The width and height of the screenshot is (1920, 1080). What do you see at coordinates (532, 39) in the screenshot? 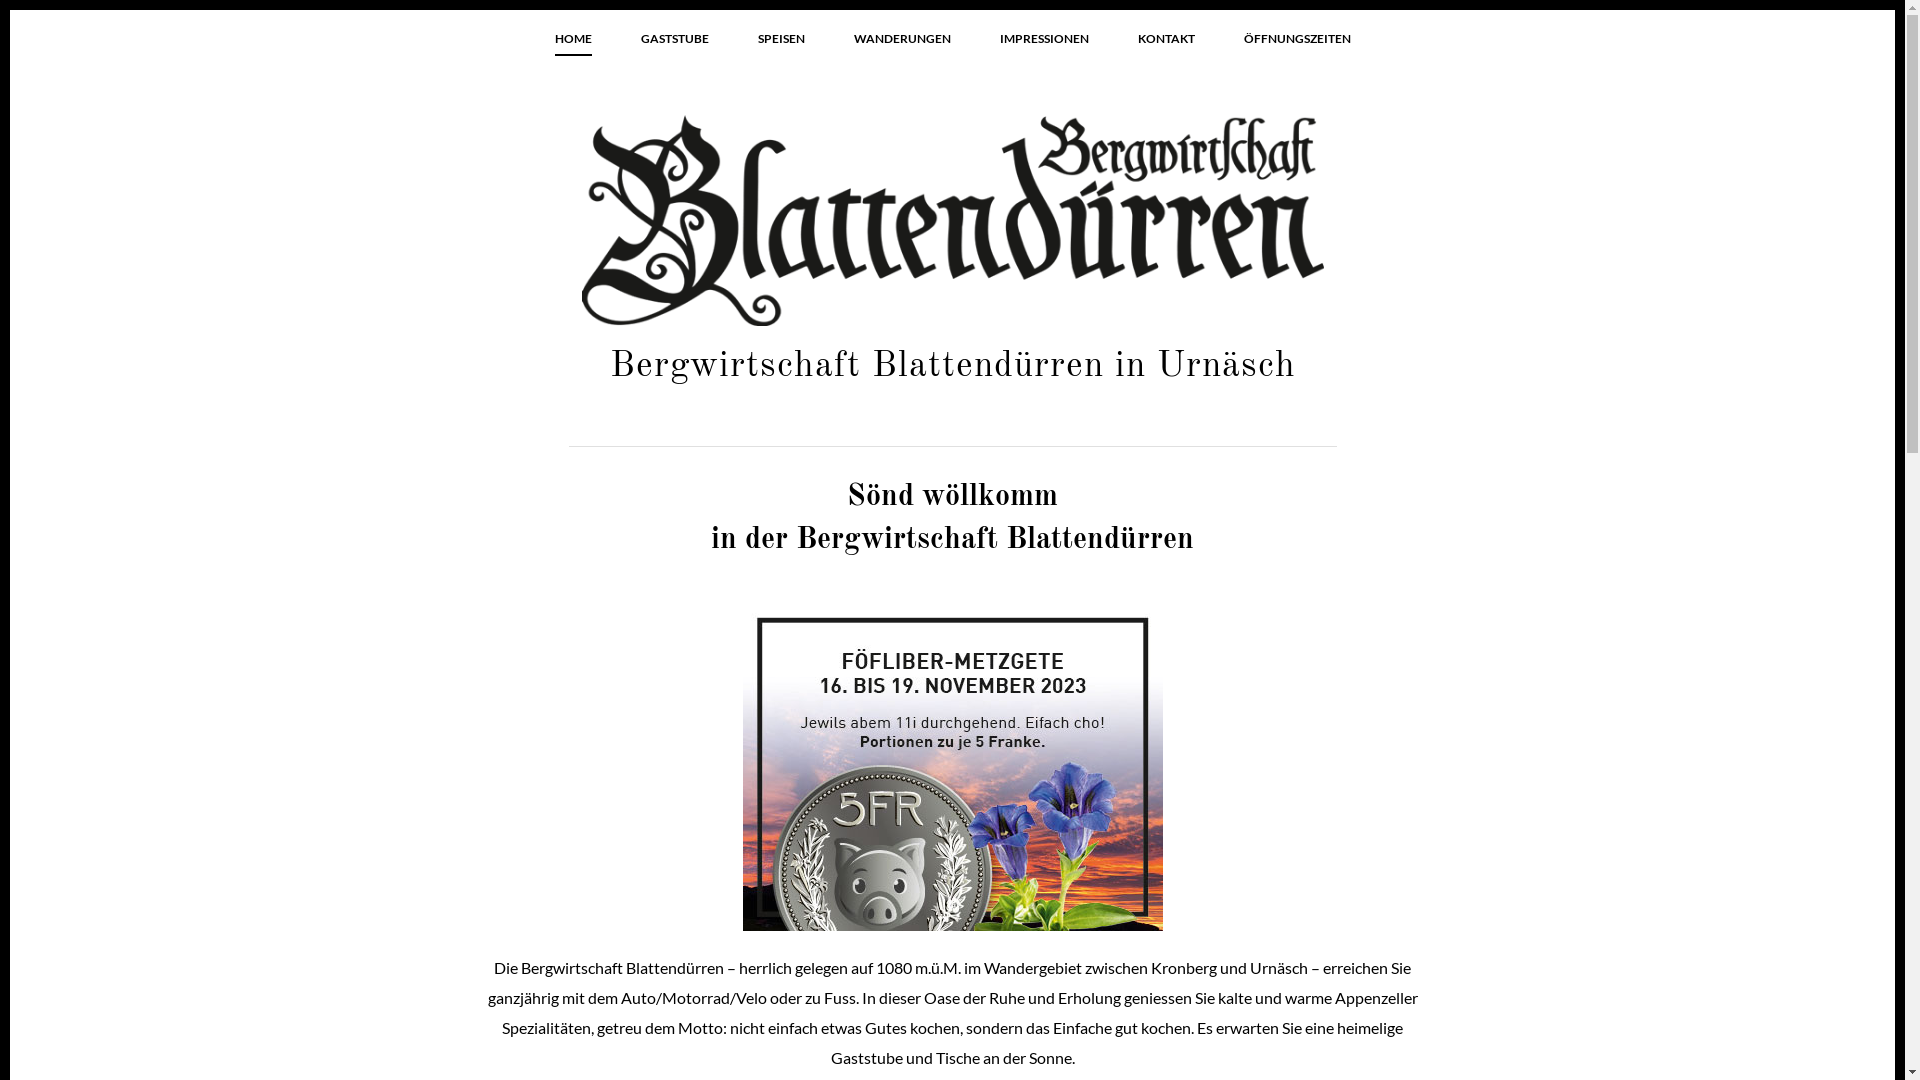
I see `'HOME'` at bounding box center [532, 39].